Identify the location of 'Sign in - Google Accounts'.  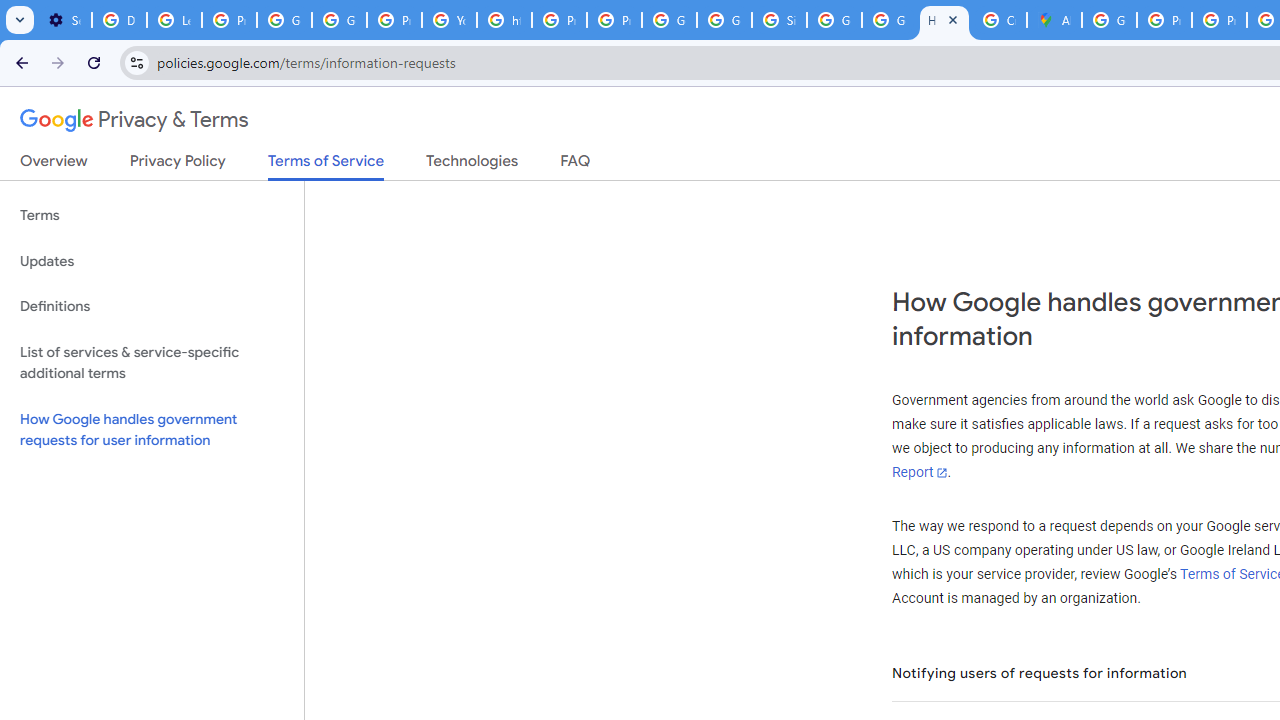
(778, 20).